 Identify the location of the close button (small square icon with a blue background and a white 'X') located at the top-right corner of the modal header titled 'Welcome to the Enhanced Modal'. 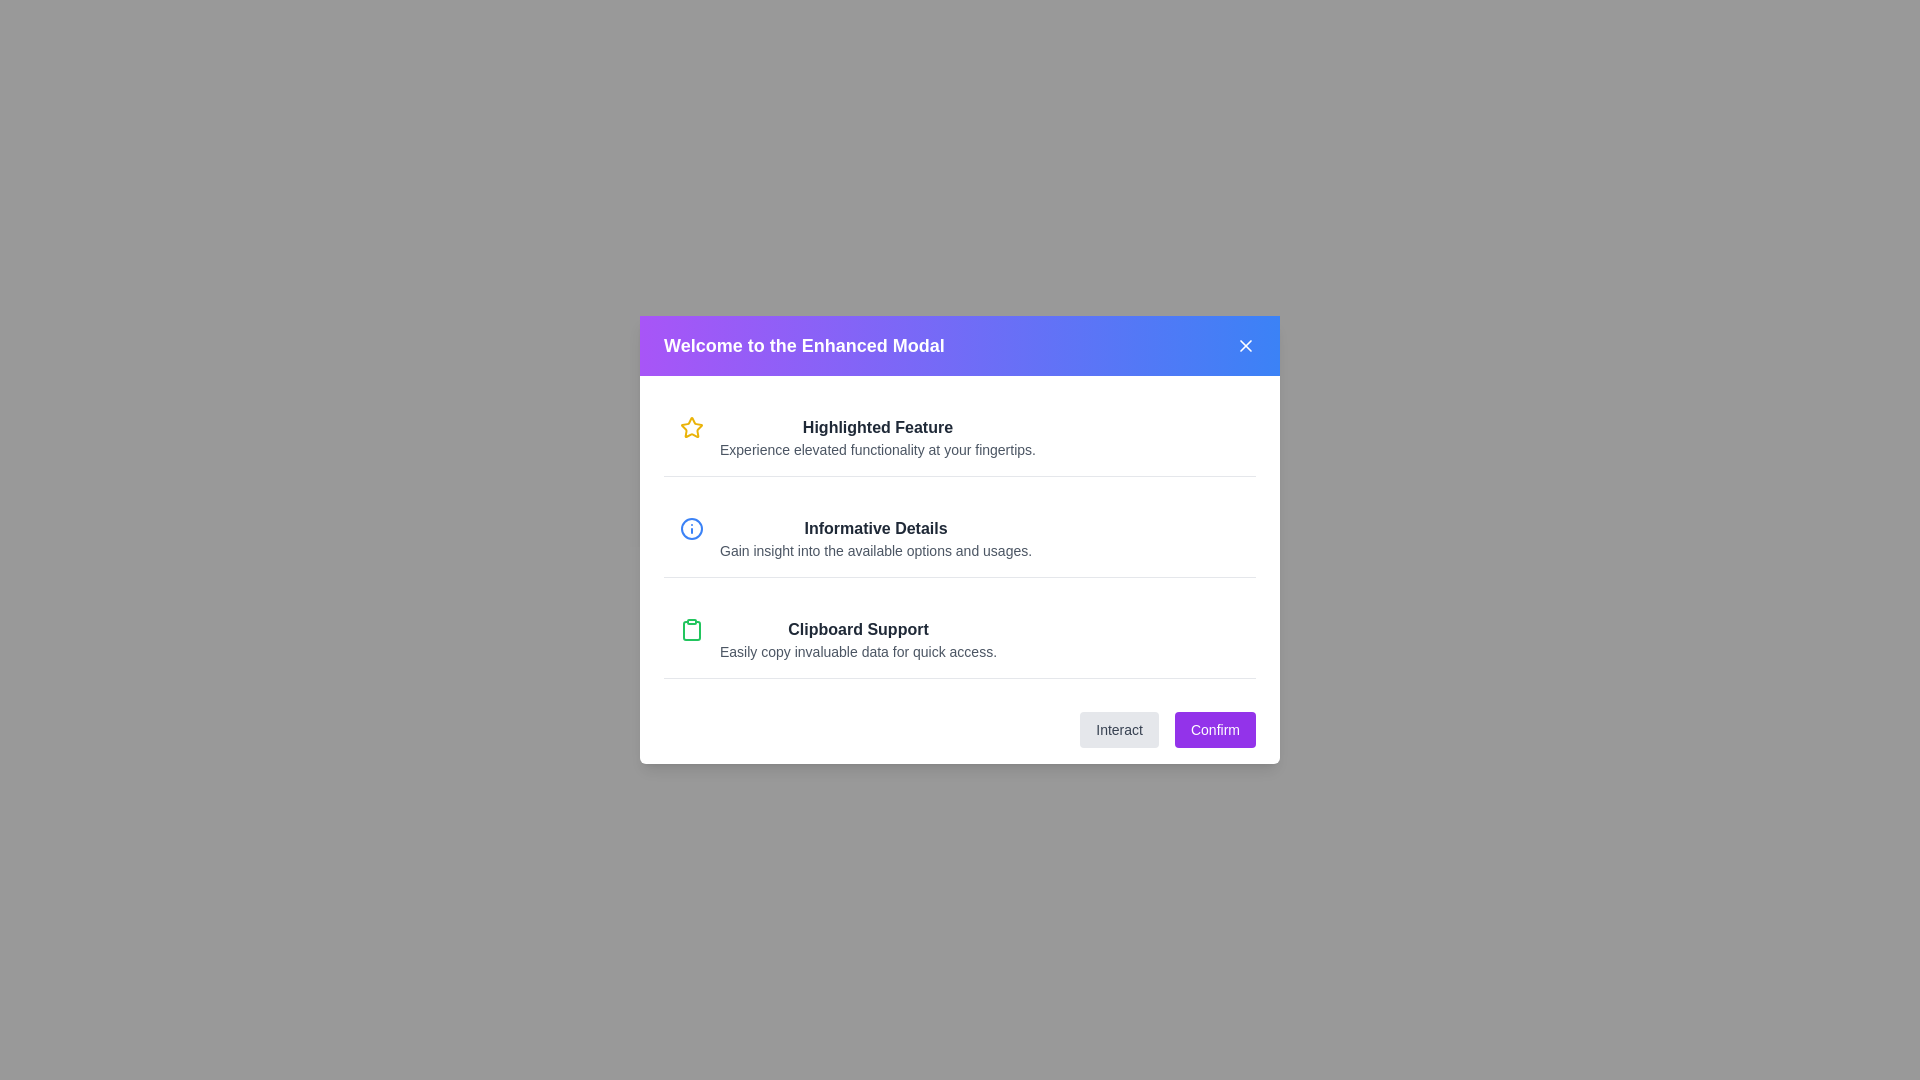
(1244, 345).